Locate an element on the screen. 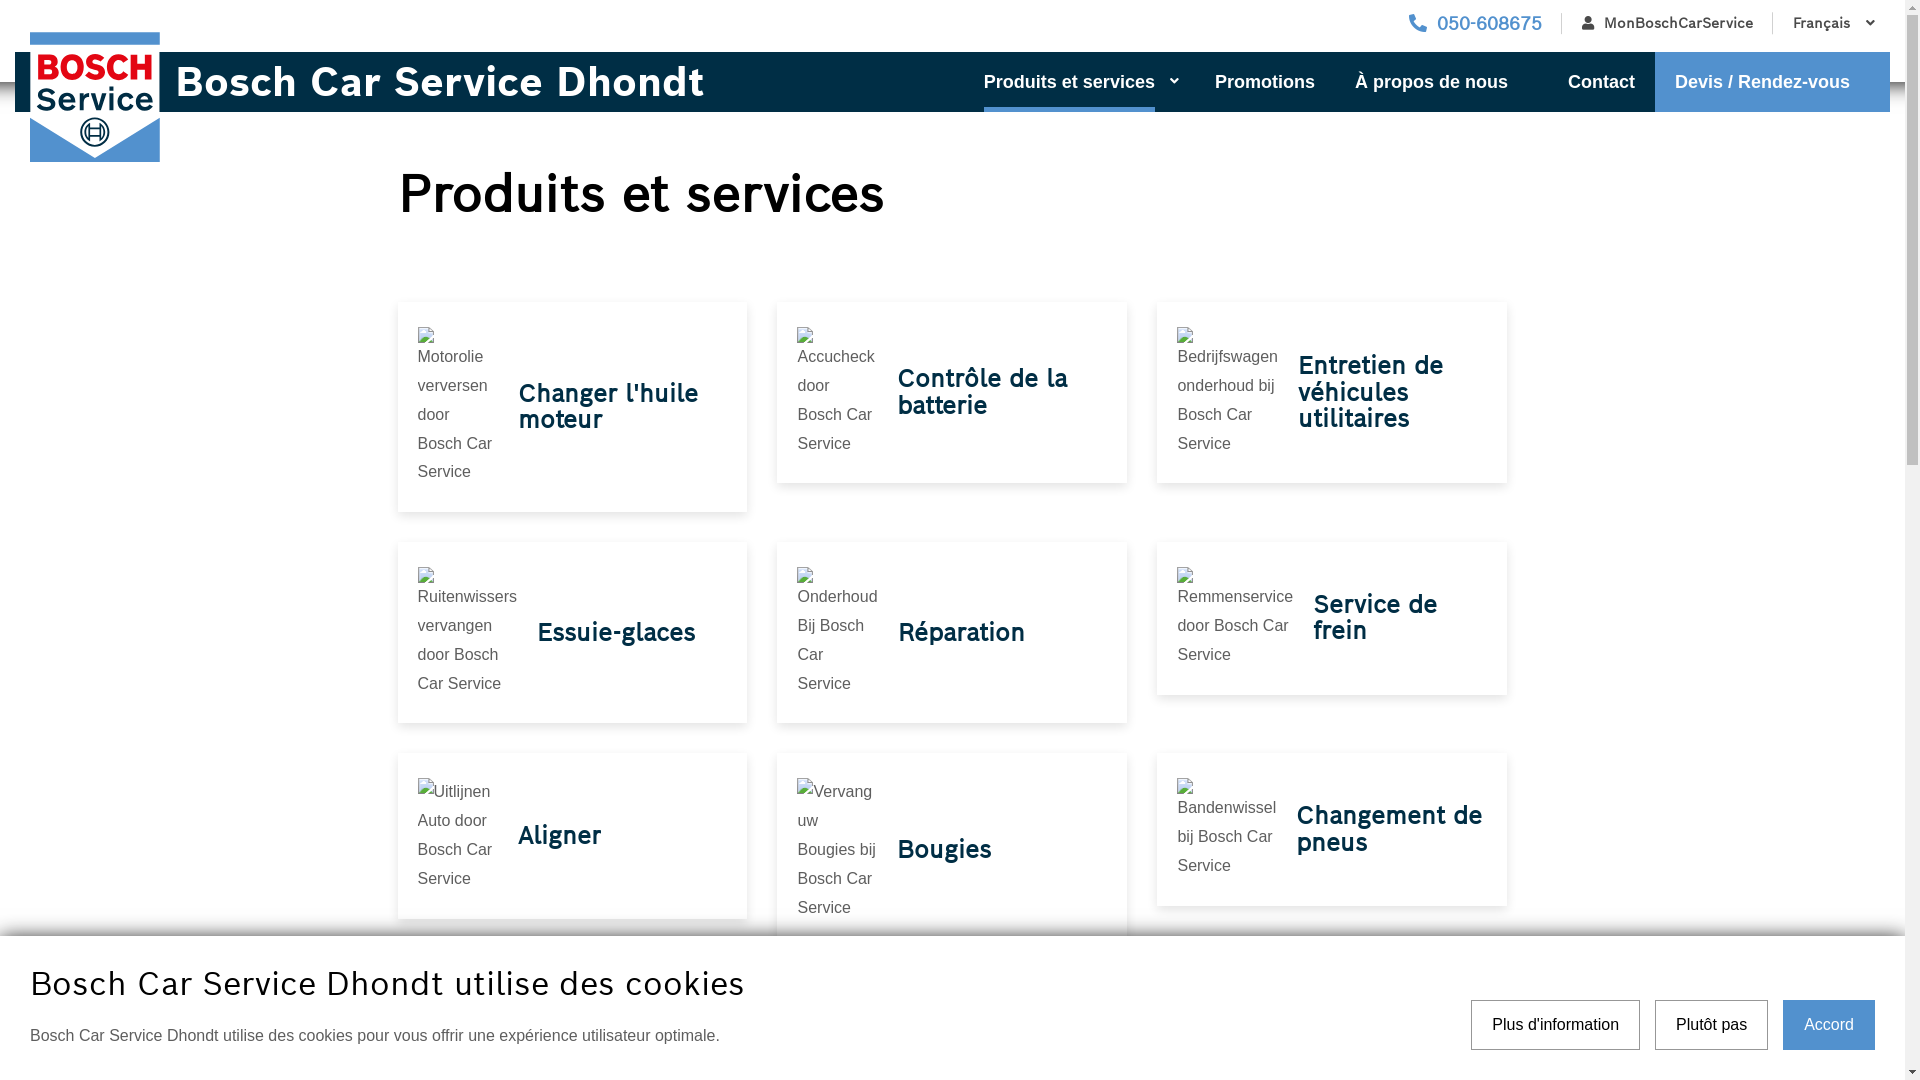 Image resolution: width=1920 pixels, height=1080 pixels. 'Skip to main content' is located at coordinates (0, 0).